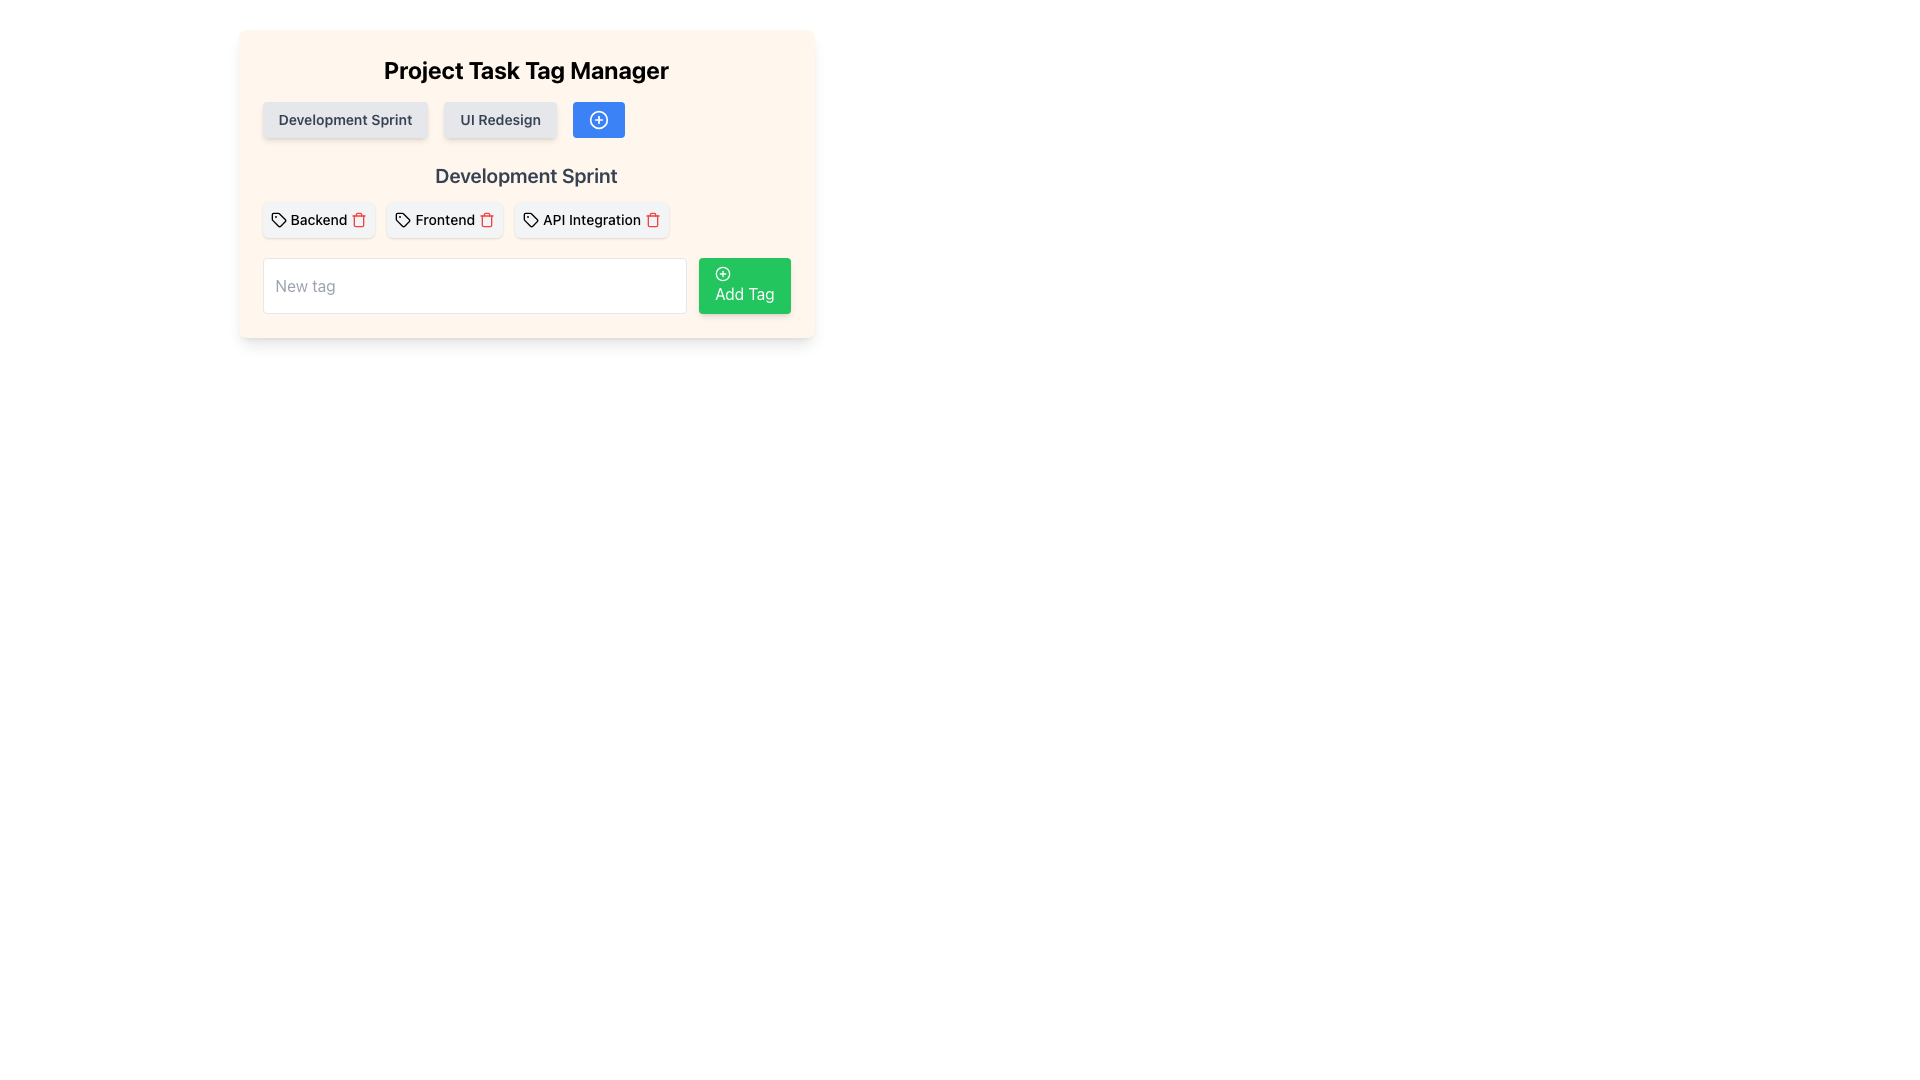 The image size is (1920, 1080). Describe the element at coordinates (531, 219) in the screenshot. I see `the SVG icon styled as a simplified tag symbol, which is located to the left of the 'API Integration' text in the tag component under 'Development Sprint'` at that location.